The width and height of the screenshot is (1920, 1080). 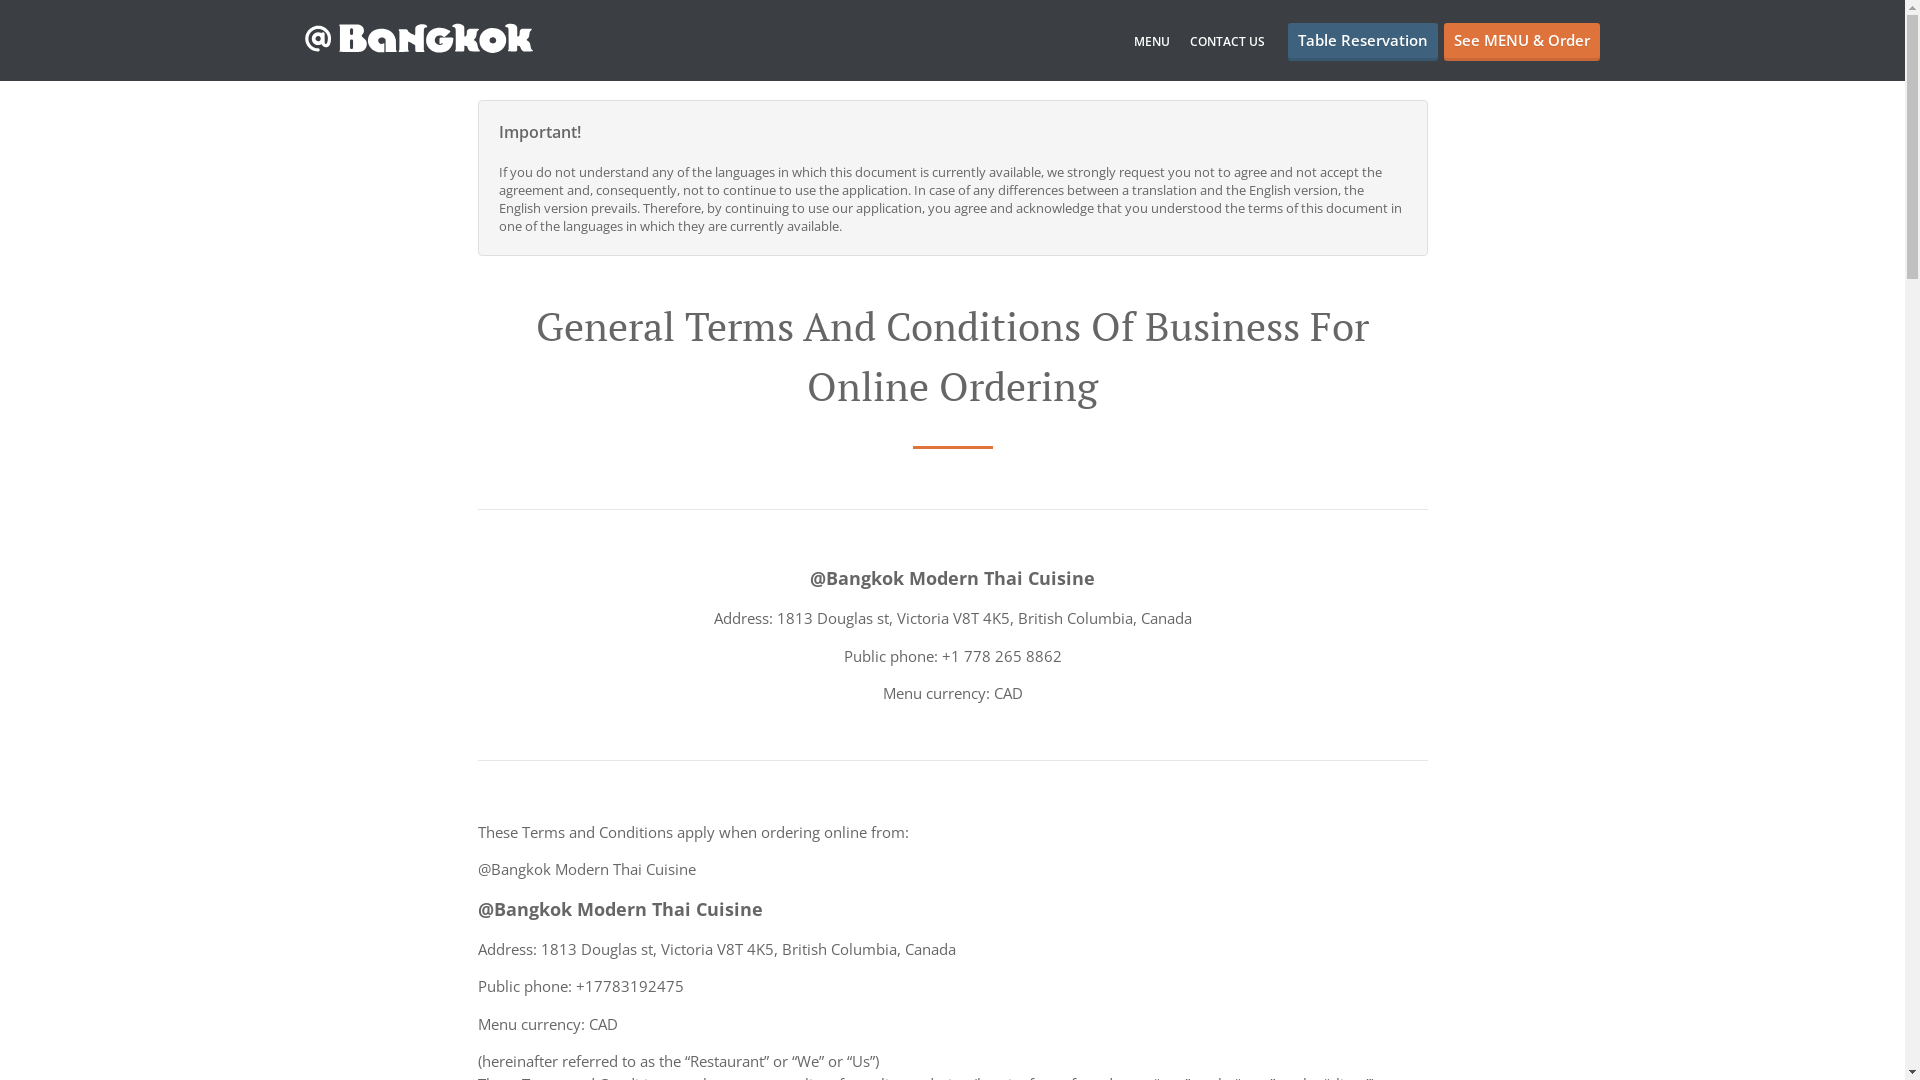 What do you see at coordinates (1152, 41) in the screenshot?
I see `'MENU'` at bounding box center [1152, 41].